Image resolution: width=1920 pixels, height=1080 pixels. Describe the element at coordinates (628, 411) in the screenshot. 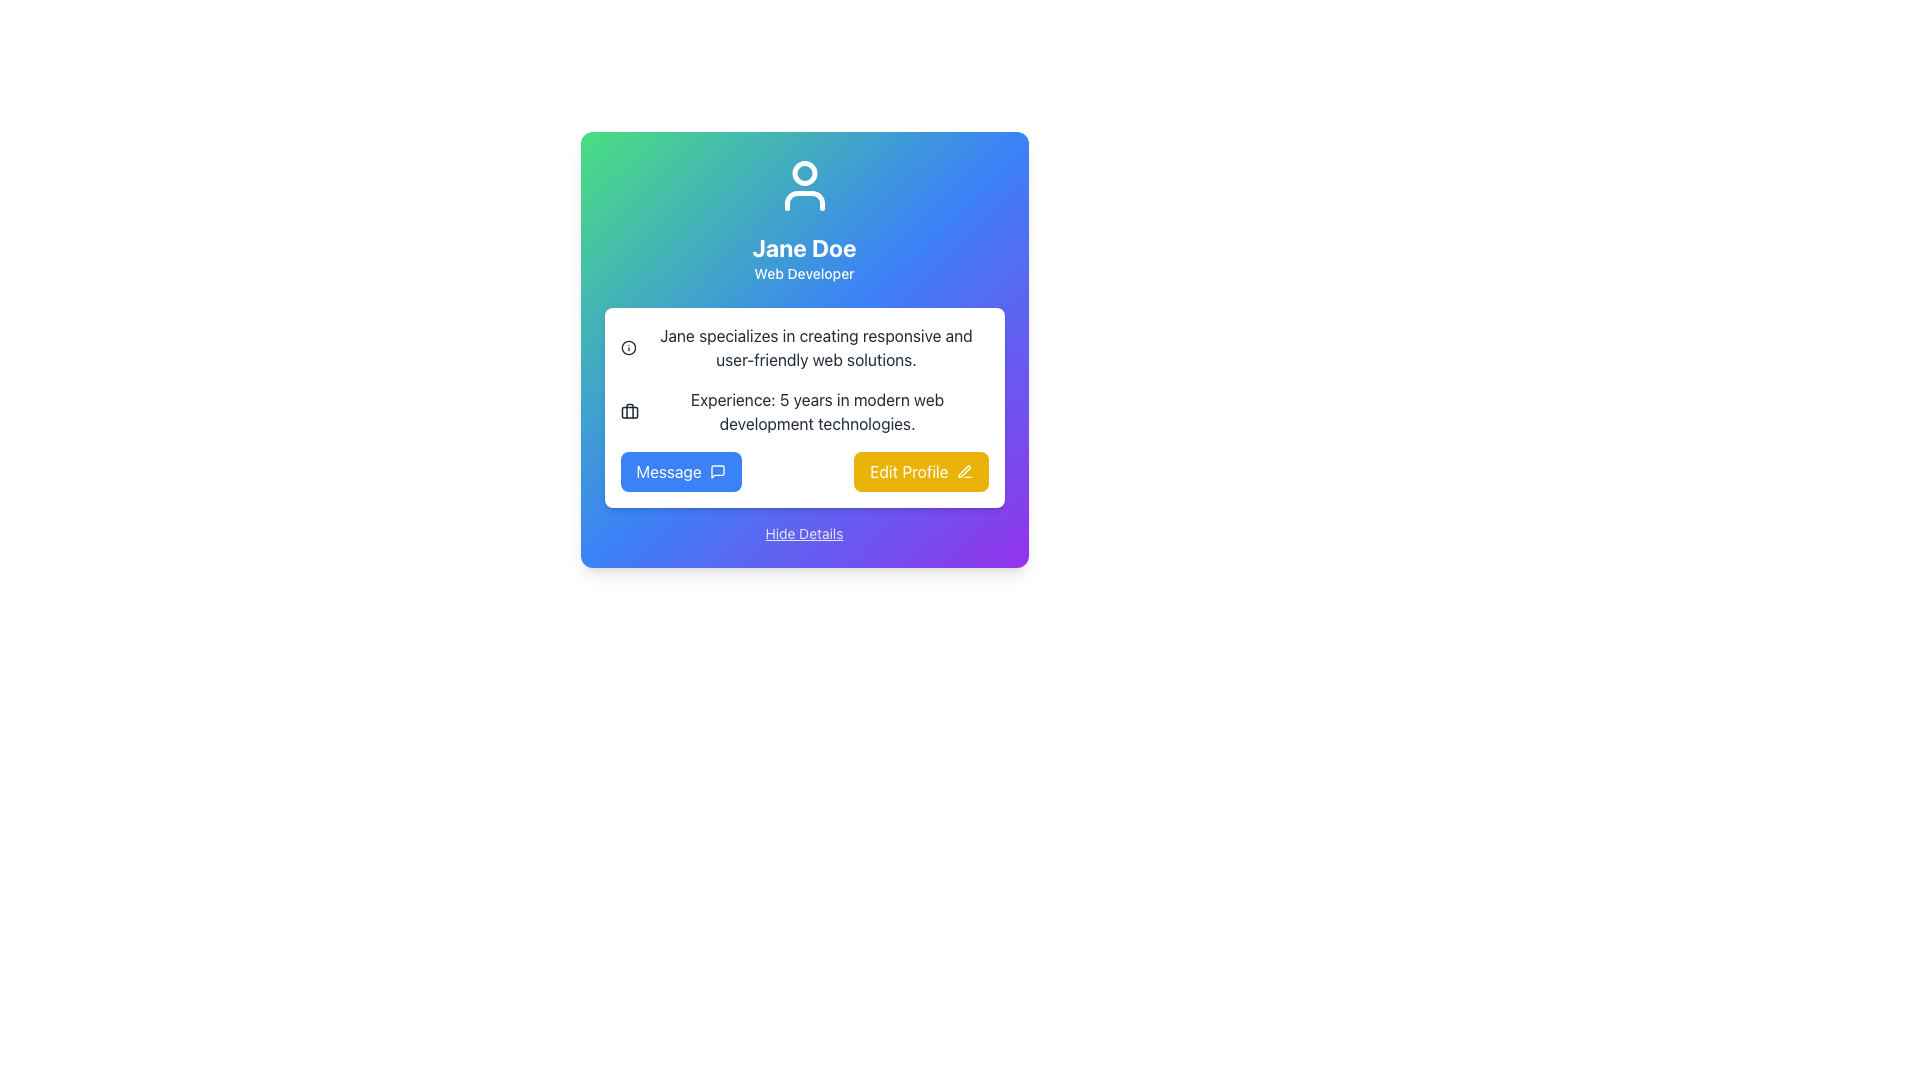

I see `the 'Experience' icon located under the heading 'Jane Doe - Web Developer', which precedes the text 'Experience: 5 years in modern web development technologies.'` at that location.